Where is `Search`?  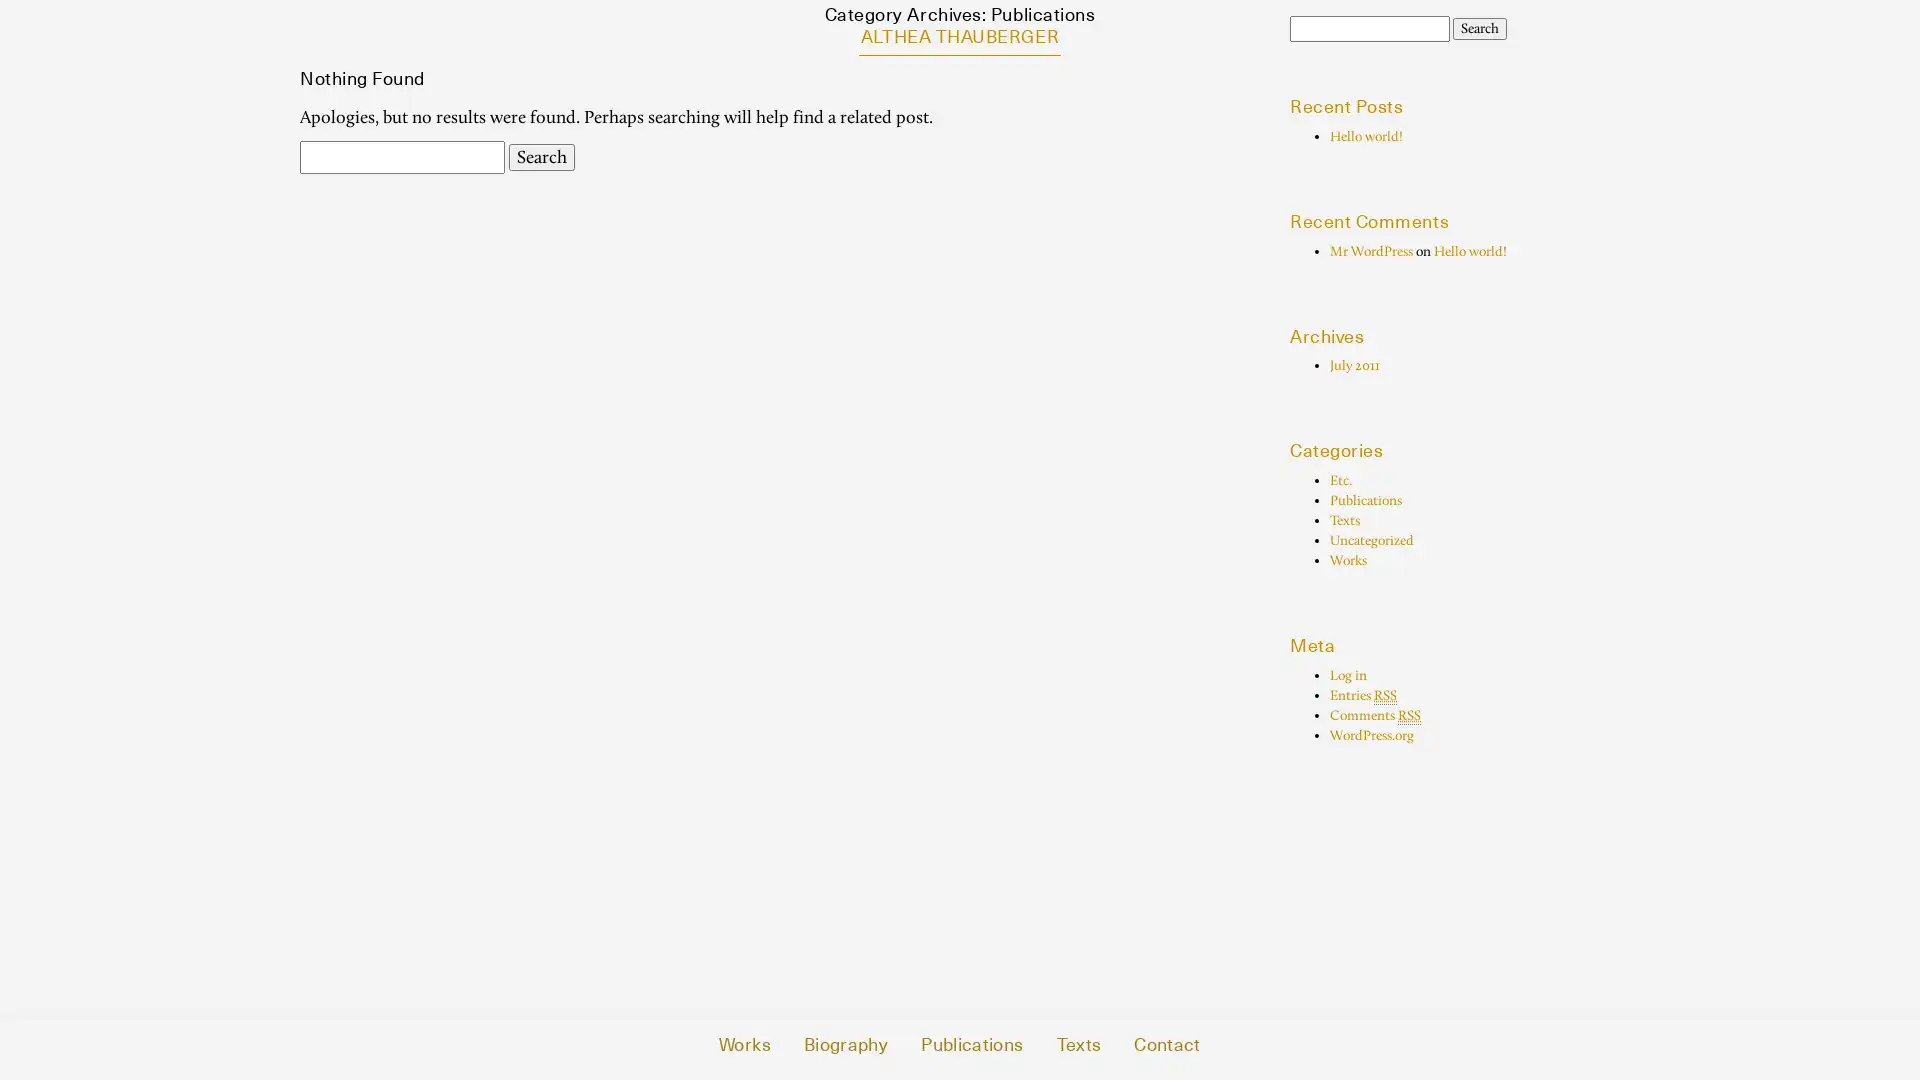
Search is located at coordinates (1479, 29).